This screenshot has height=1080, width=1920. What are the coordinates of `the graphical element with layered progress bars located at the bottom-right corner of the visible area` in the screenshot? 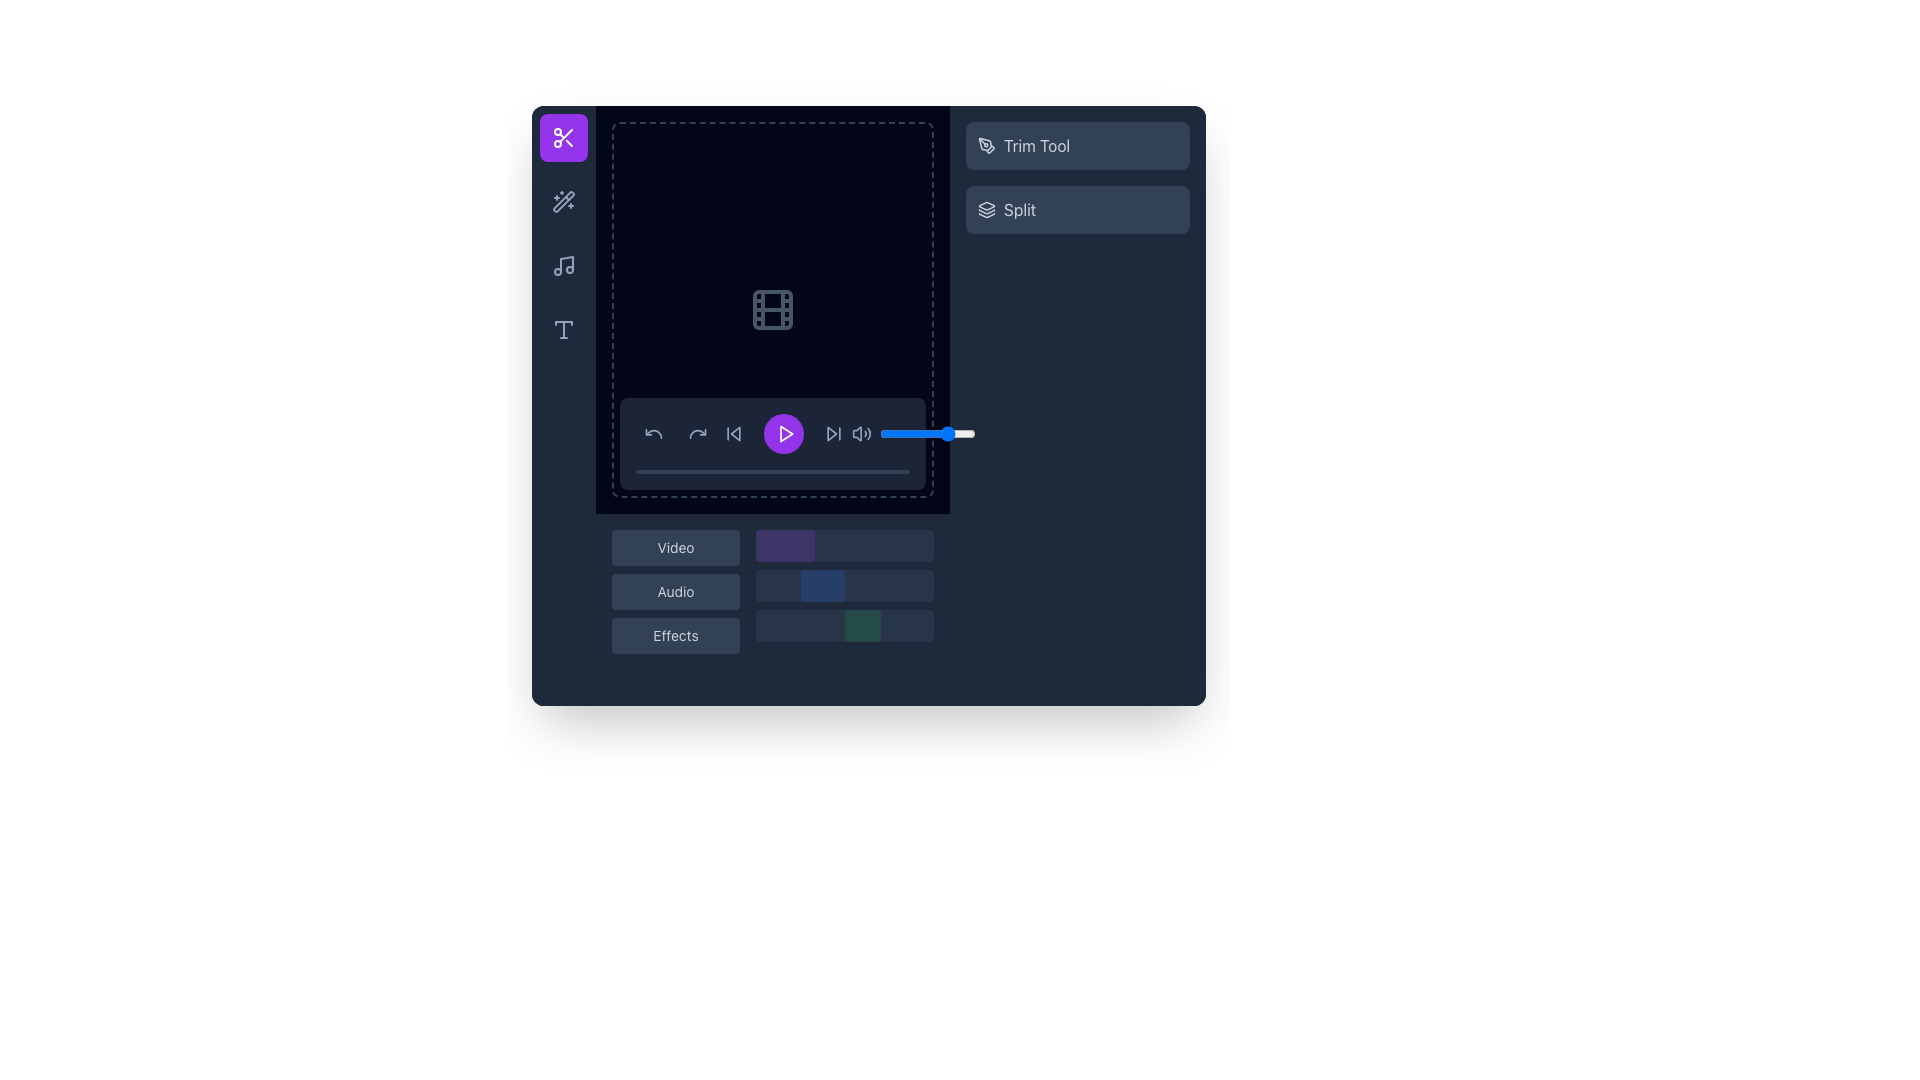 It's located at (844, 590).